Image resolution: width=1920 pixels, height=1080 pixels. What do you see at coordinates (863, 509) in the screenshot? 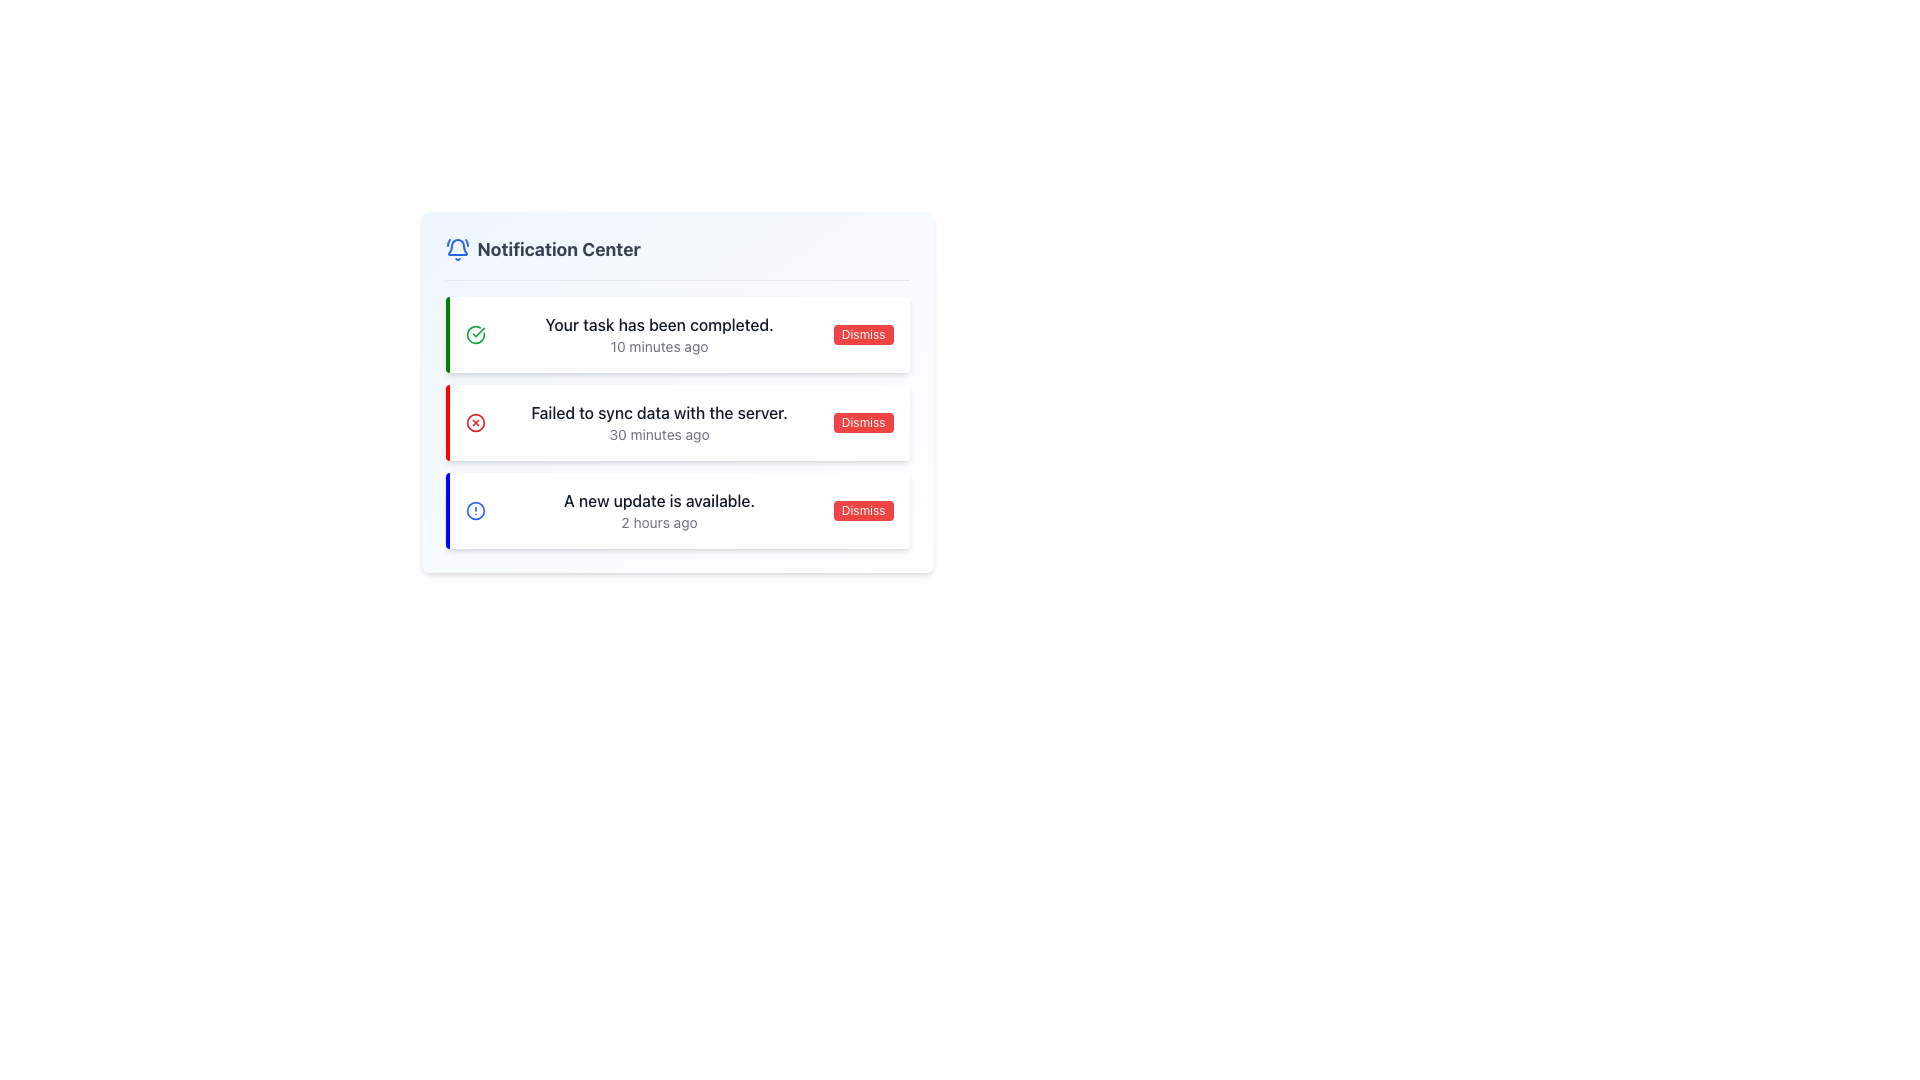
I see `the dismiss button located at the far-right of the notification card containing the text 'A new update is available.'` at bounding box center [863, 509].